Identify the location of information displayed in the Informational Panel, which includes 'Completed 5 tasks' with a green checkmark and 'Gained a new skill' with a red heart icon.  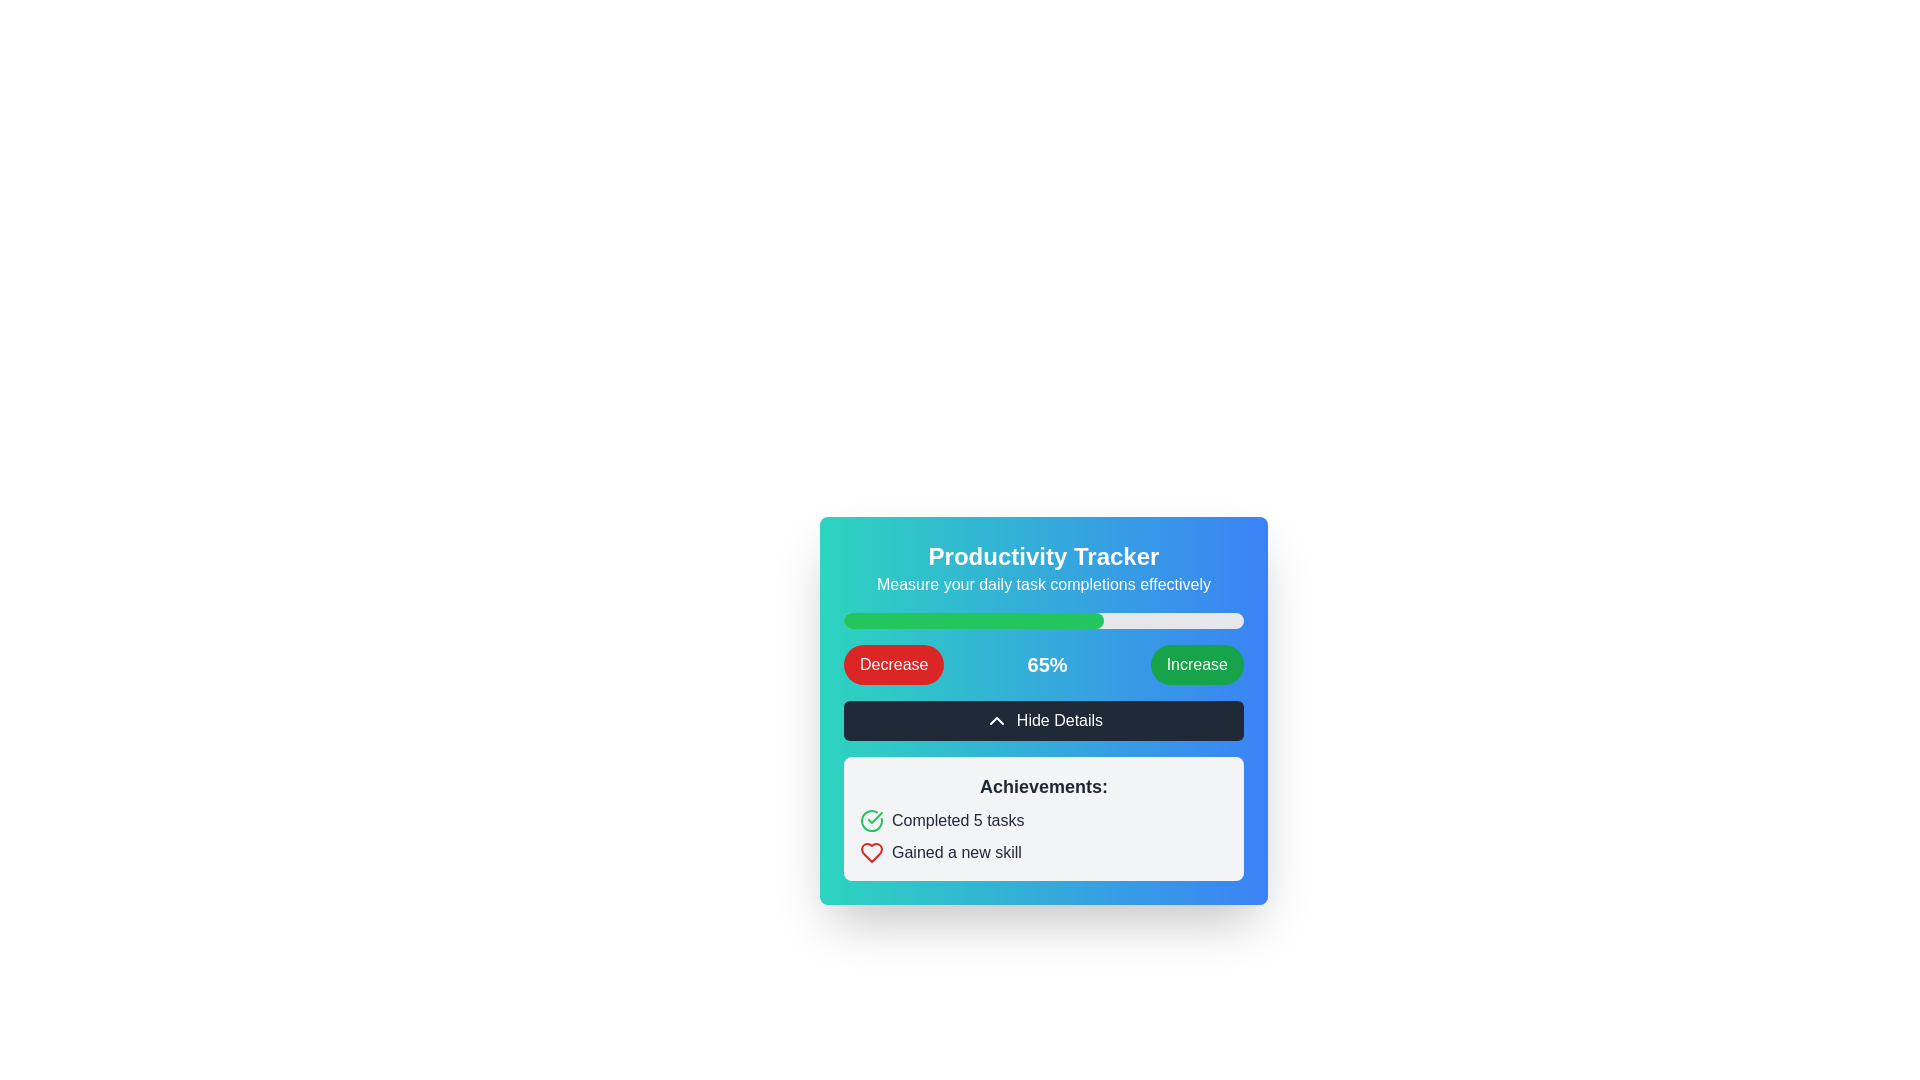
(1042, 837).